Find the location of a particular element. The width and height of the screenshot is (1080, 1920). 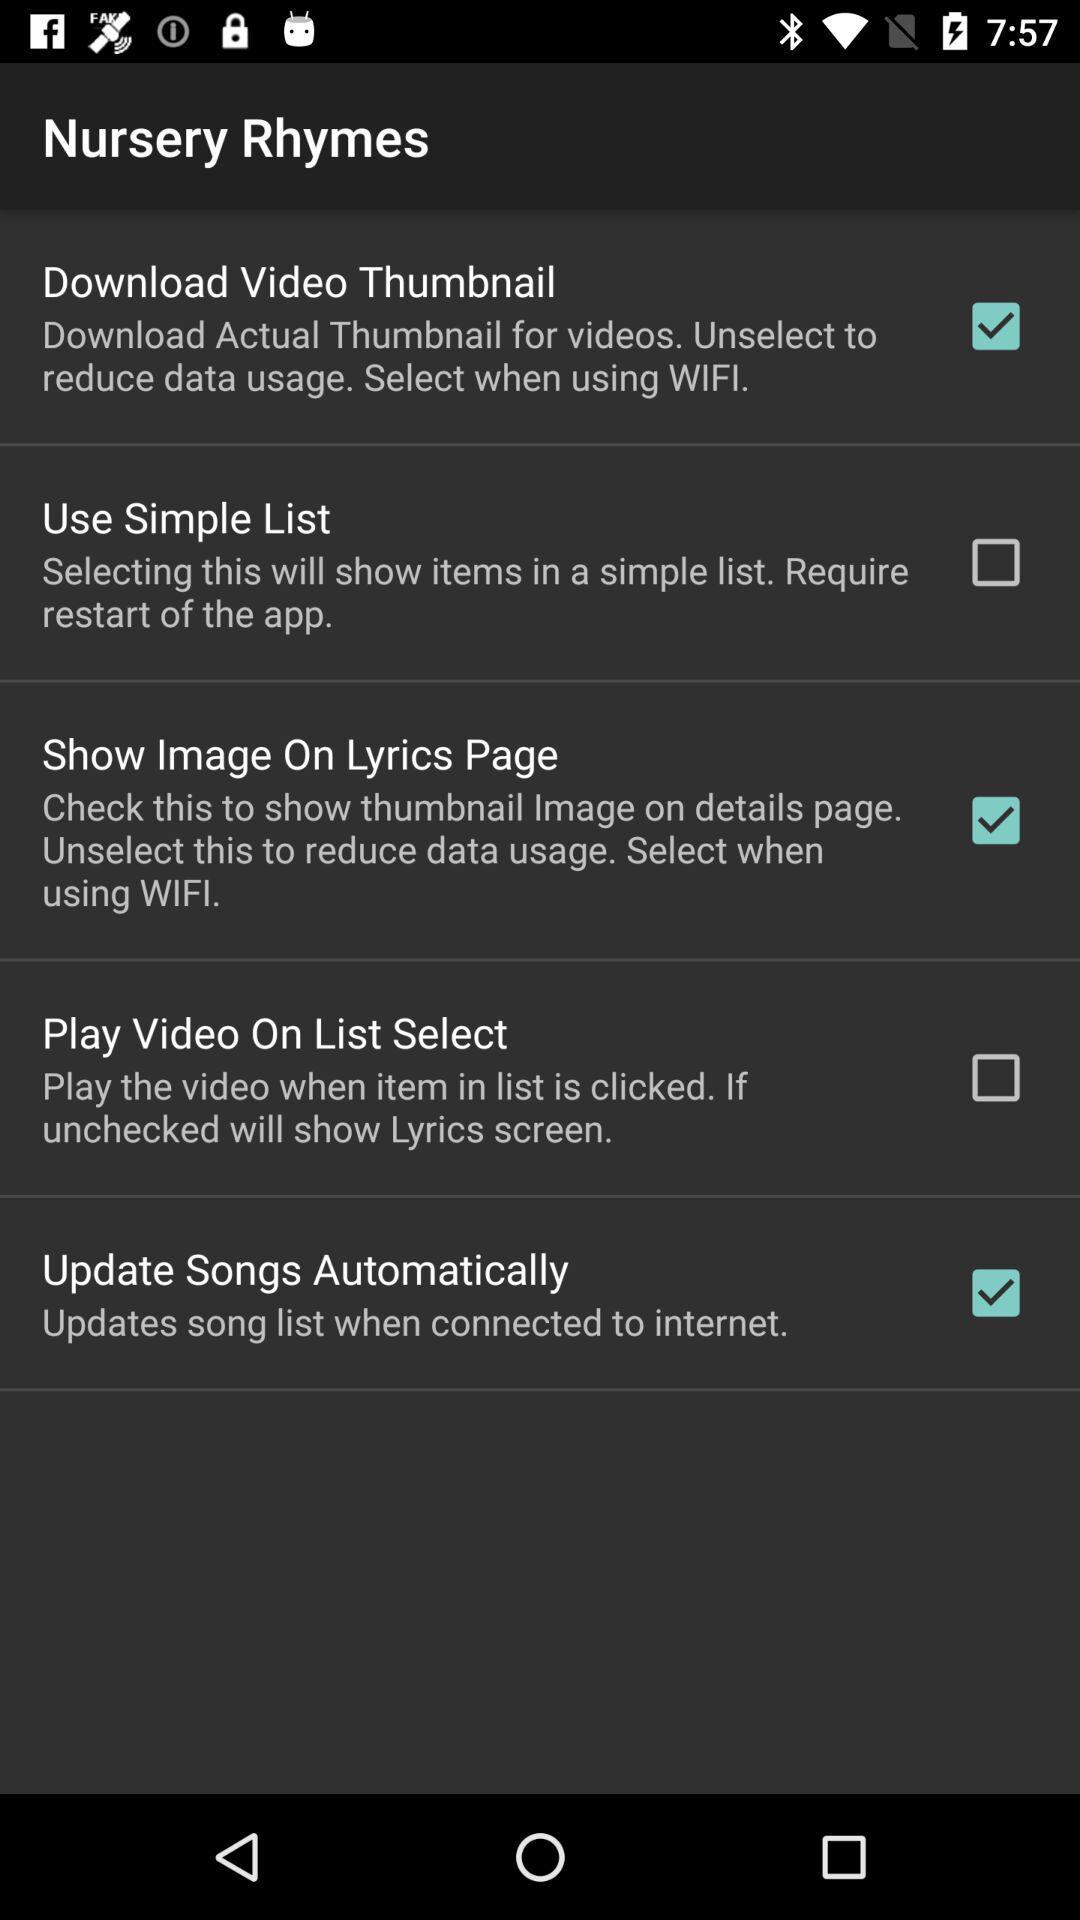

the check this to app is located at coordinates (477, 849).